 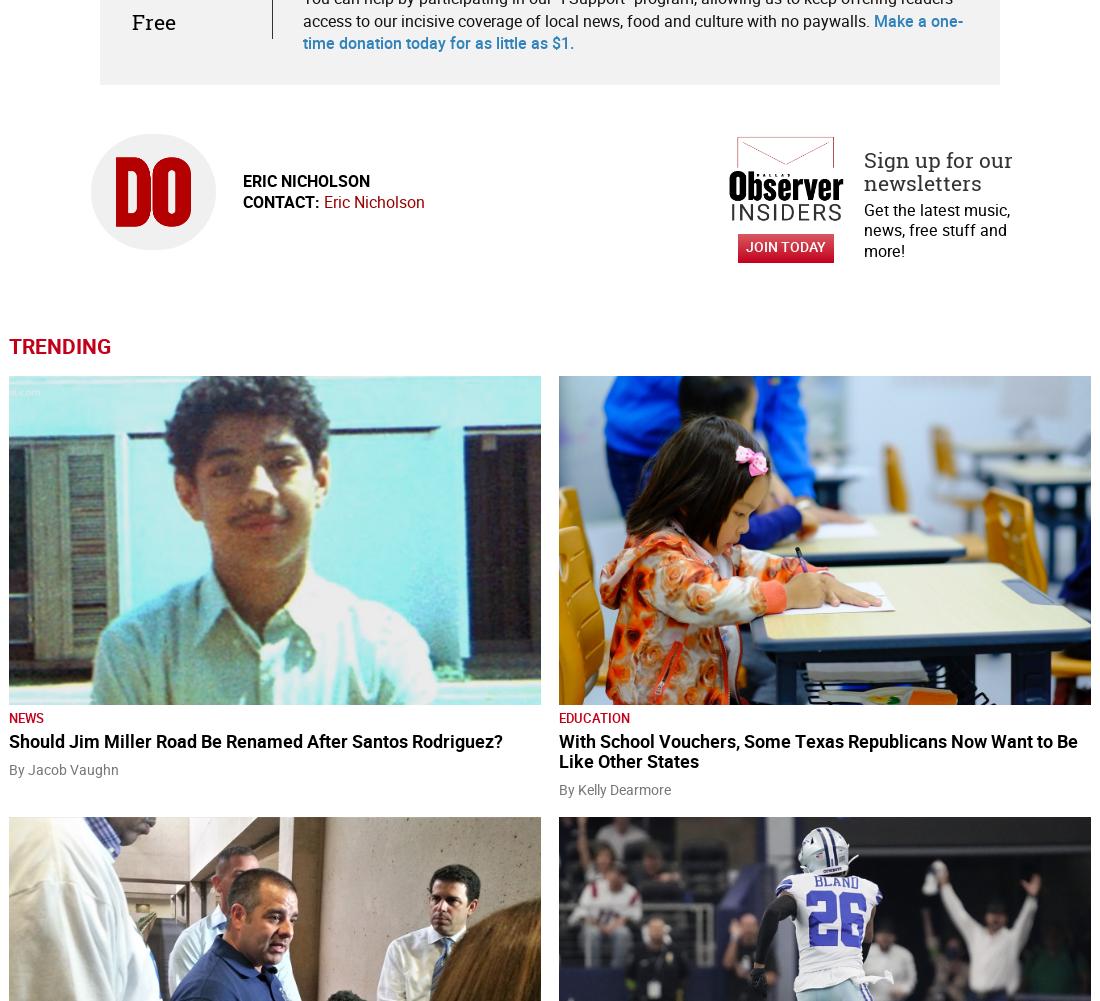 What do you see at coordinates (63, 769) in the screenshot?
I see `'By Jacob Vaughn'` at bounding box center [63, 769].